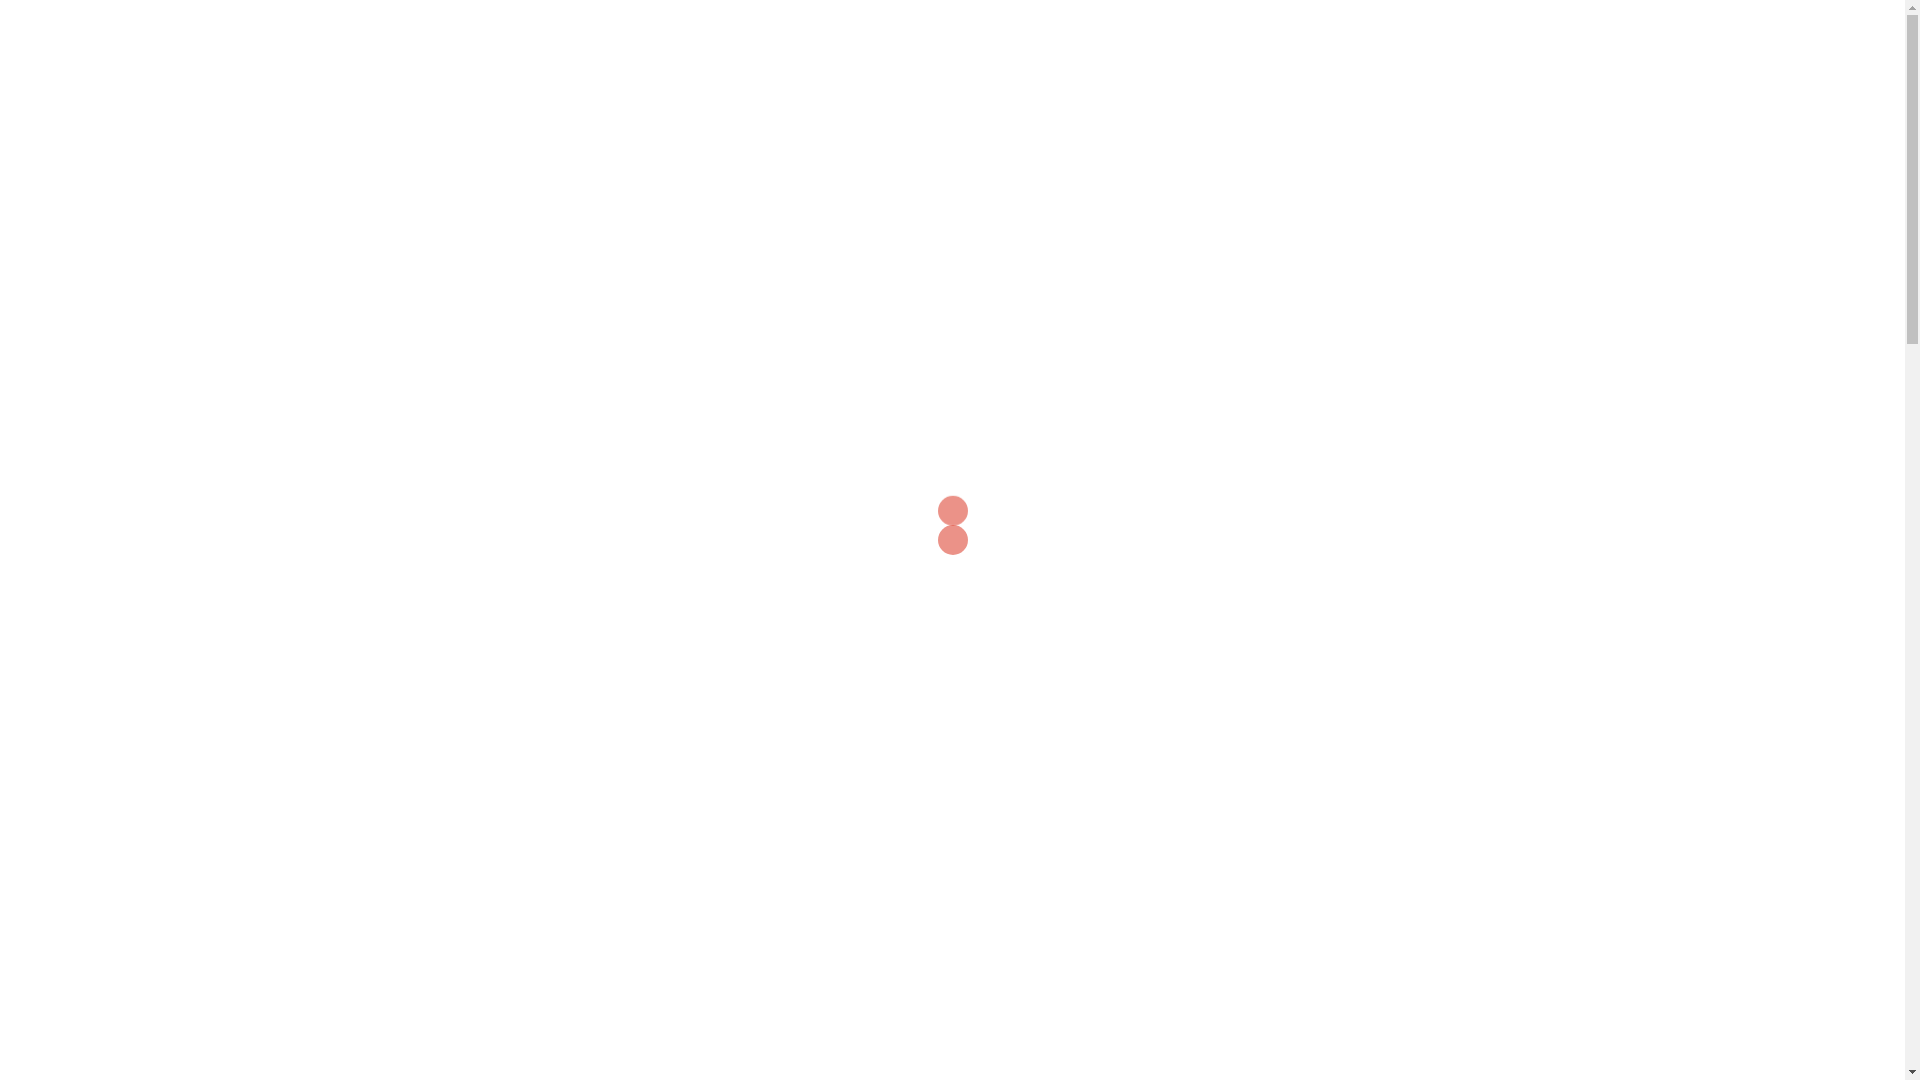 The width and height of the screenshot is (1920, 1080). Describe the element at coordinates (1483, 68) in the screenshot. I see `'Kontakt'` at that location.